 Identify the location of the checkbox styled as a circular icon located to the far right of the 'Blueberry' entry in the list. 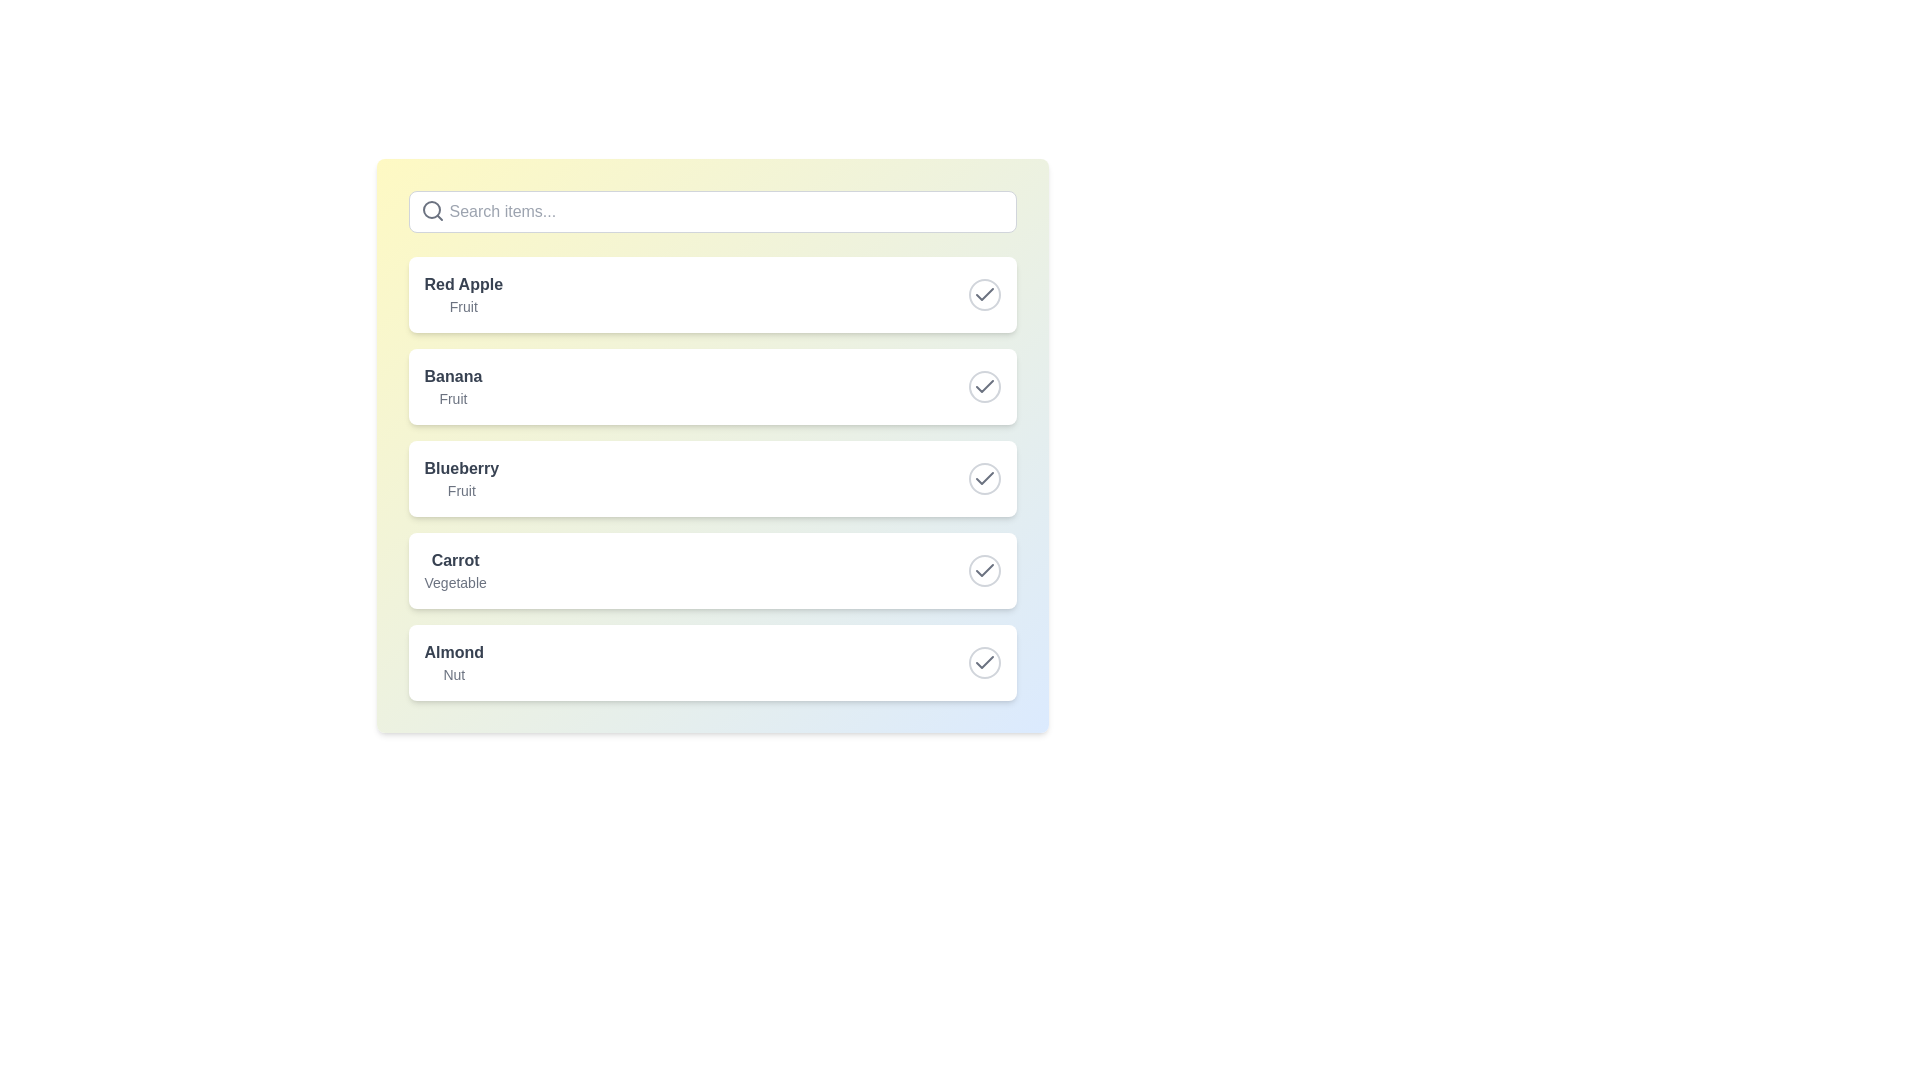
(984, 478).